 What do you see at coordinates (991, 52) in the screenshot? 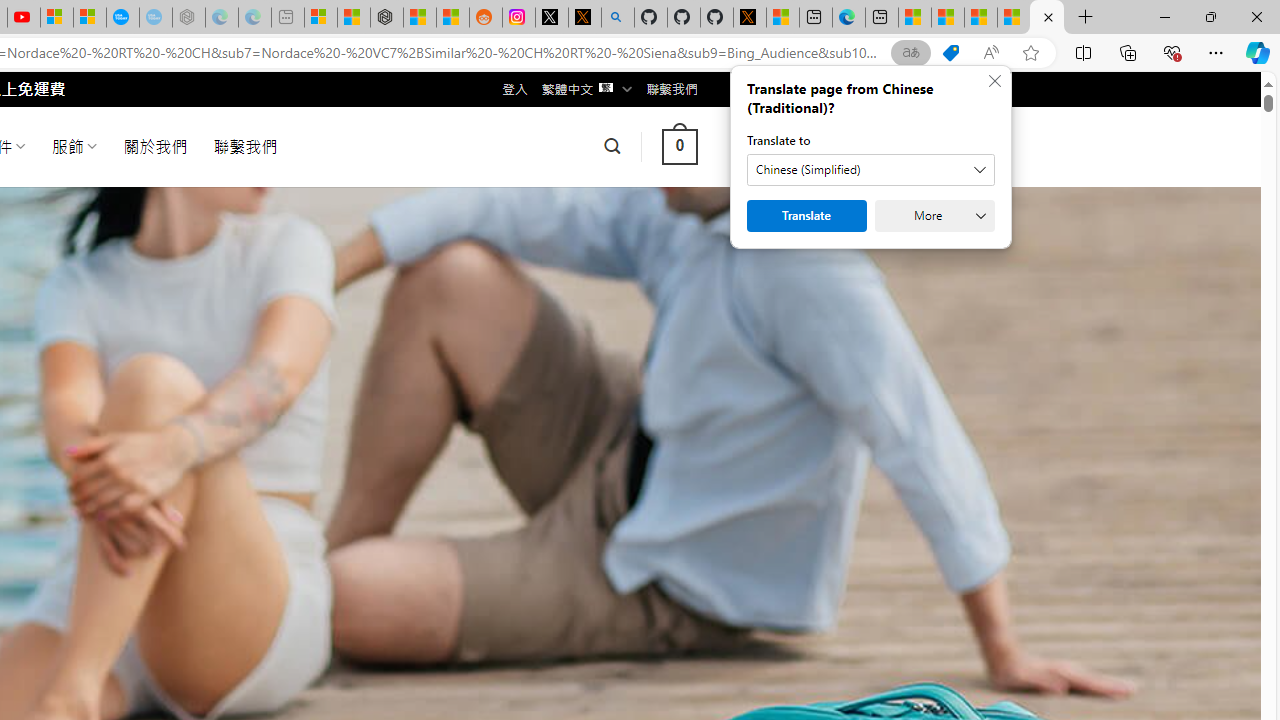
I see `'Read aloud this page (Ctrl+Shift+U)'` at bounding box center [991, 52].